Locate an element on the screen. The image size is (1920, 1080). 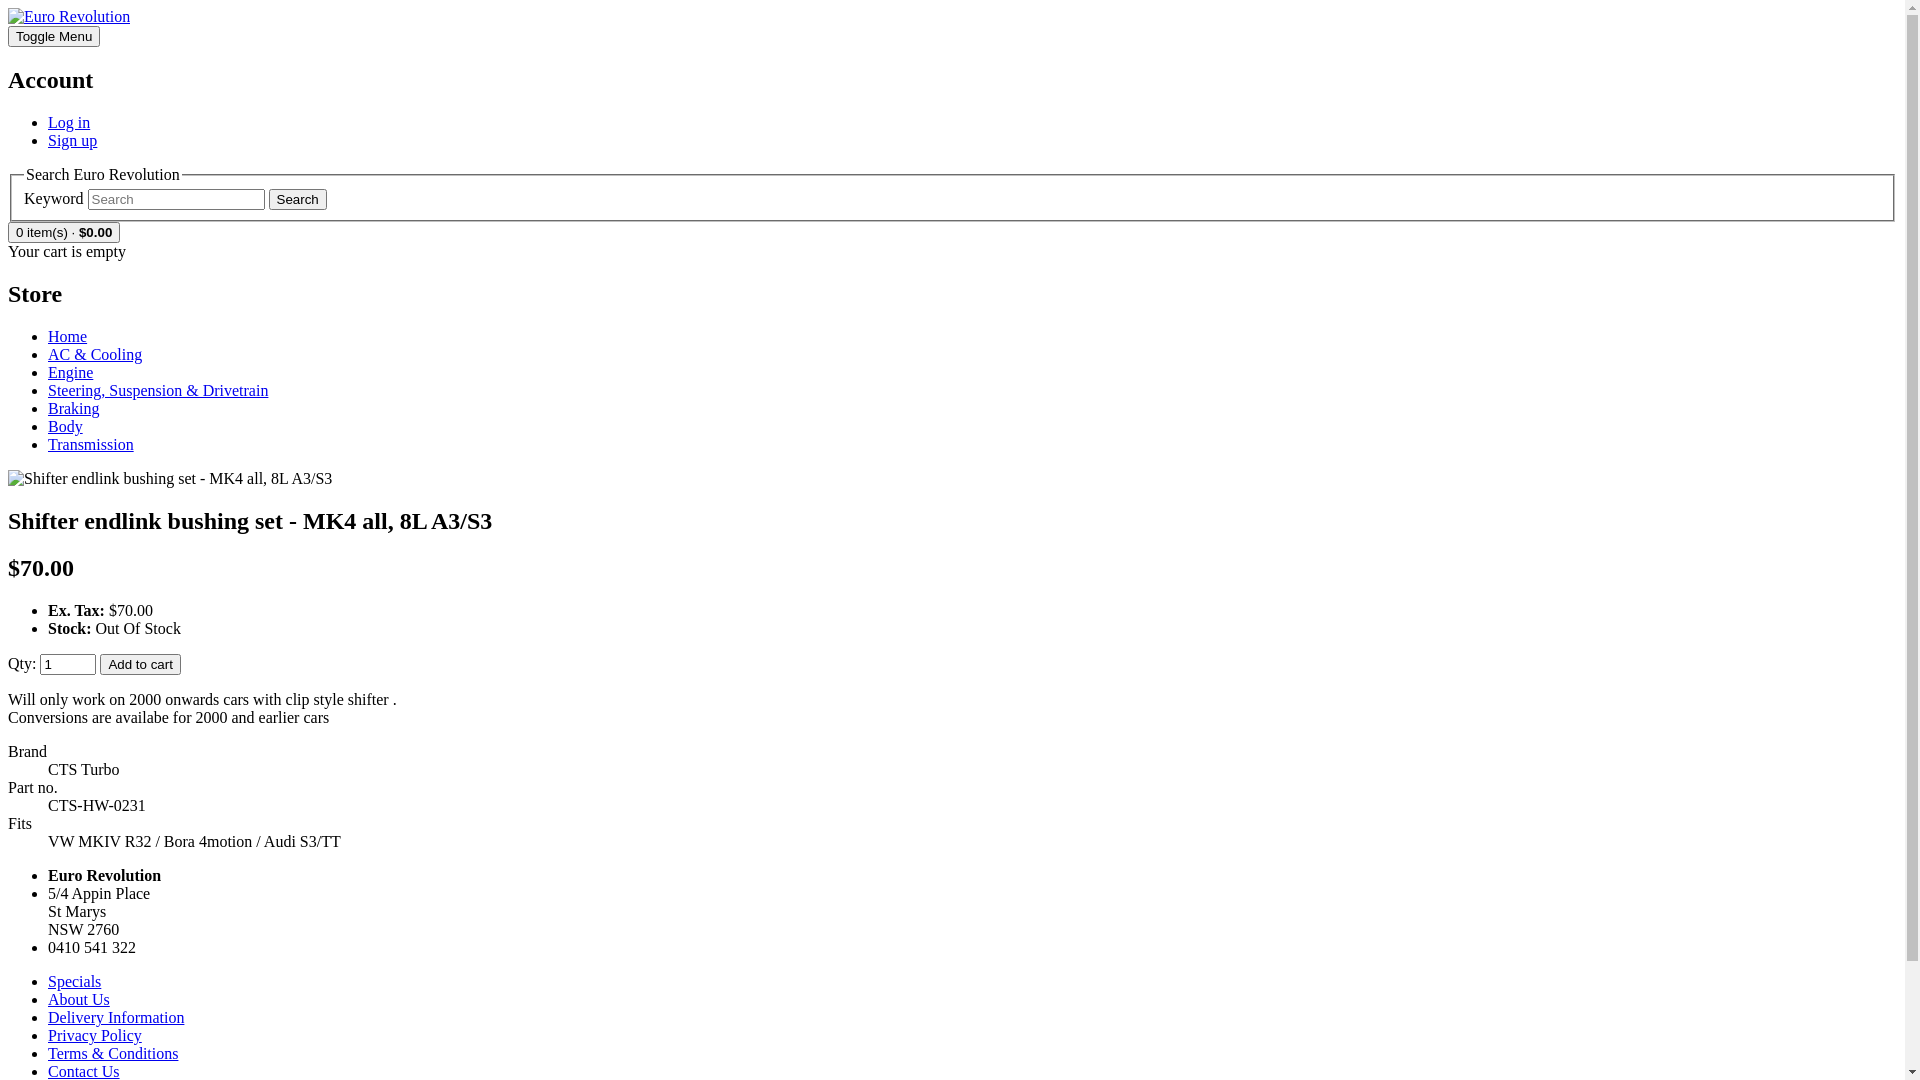
'Engine' is located at coordinates (70, 372).